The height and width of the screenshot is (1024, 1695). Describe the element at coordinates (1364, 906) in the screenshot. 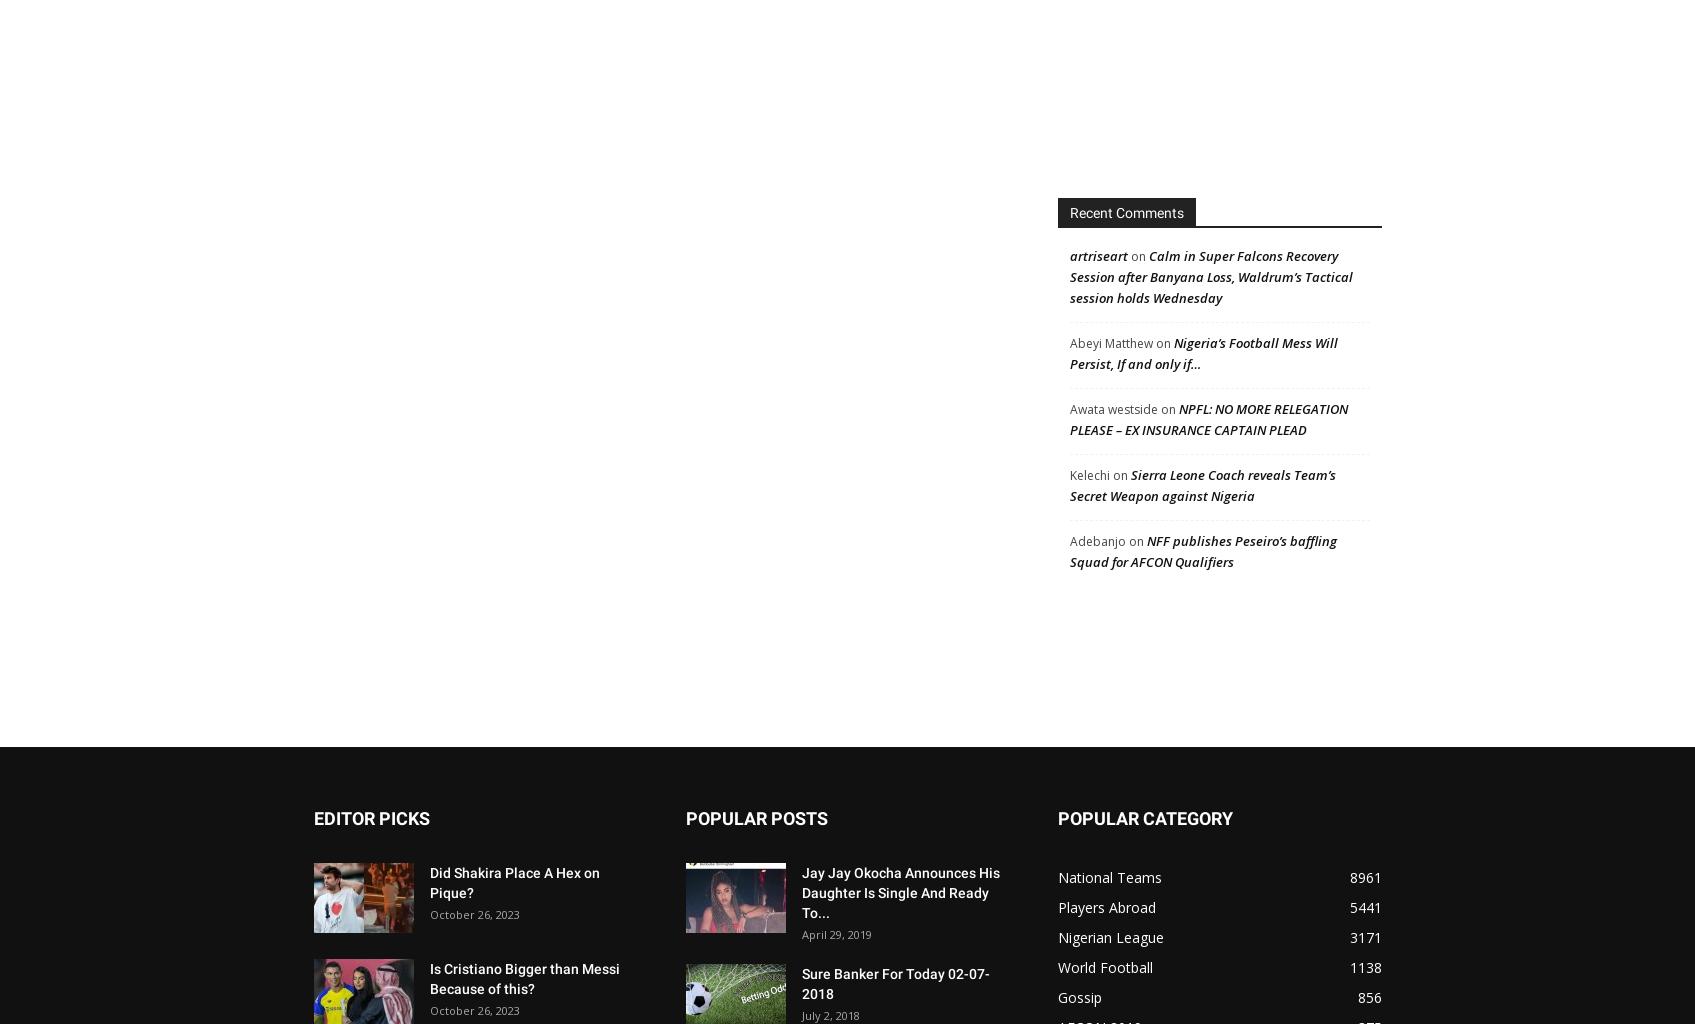

I see `'5441'` at that location.